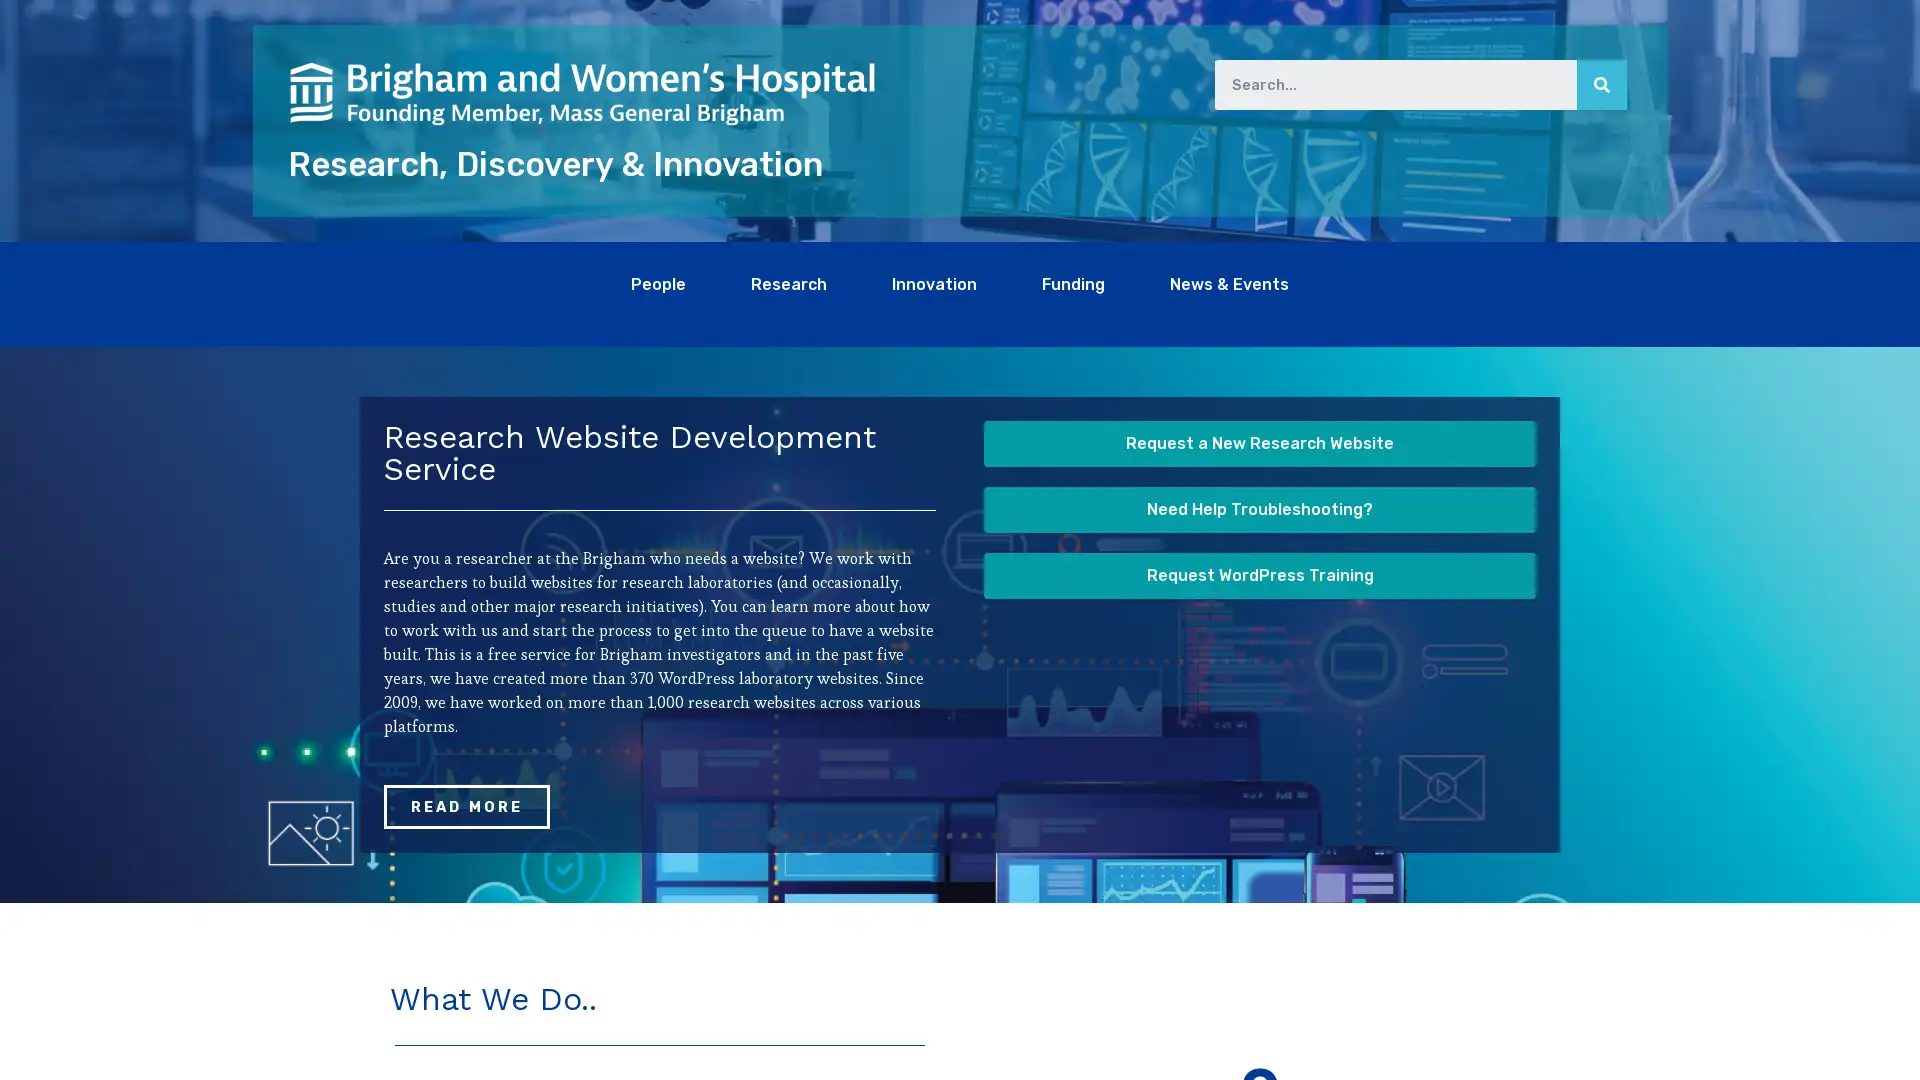 Image resolution: width=1920 pixels, height=1080 pixels. I want to click on Request WordPress Training, so click(1258, 574).